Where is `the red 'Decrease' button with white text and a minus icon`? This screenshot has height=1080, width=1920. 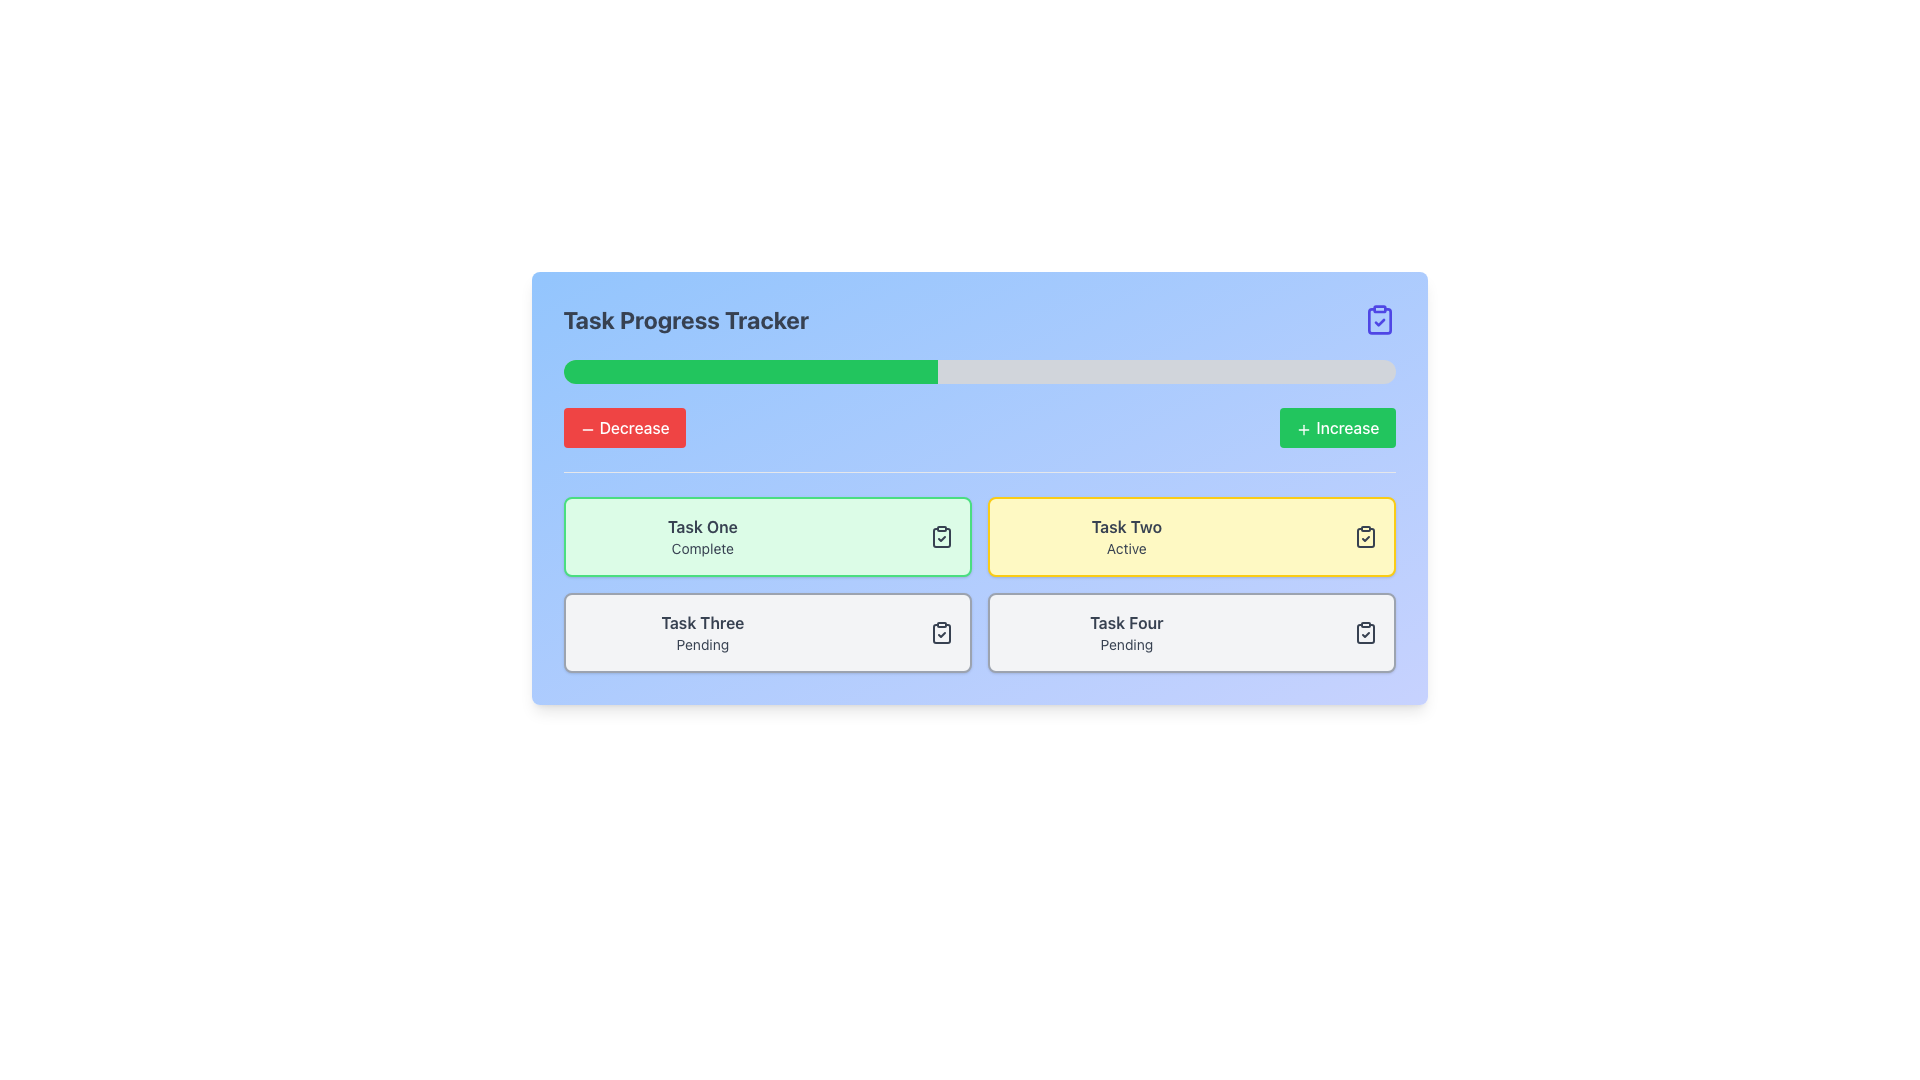
the red 'Decrease' button with white text and a minus icon is located at coordinates (623, 427).